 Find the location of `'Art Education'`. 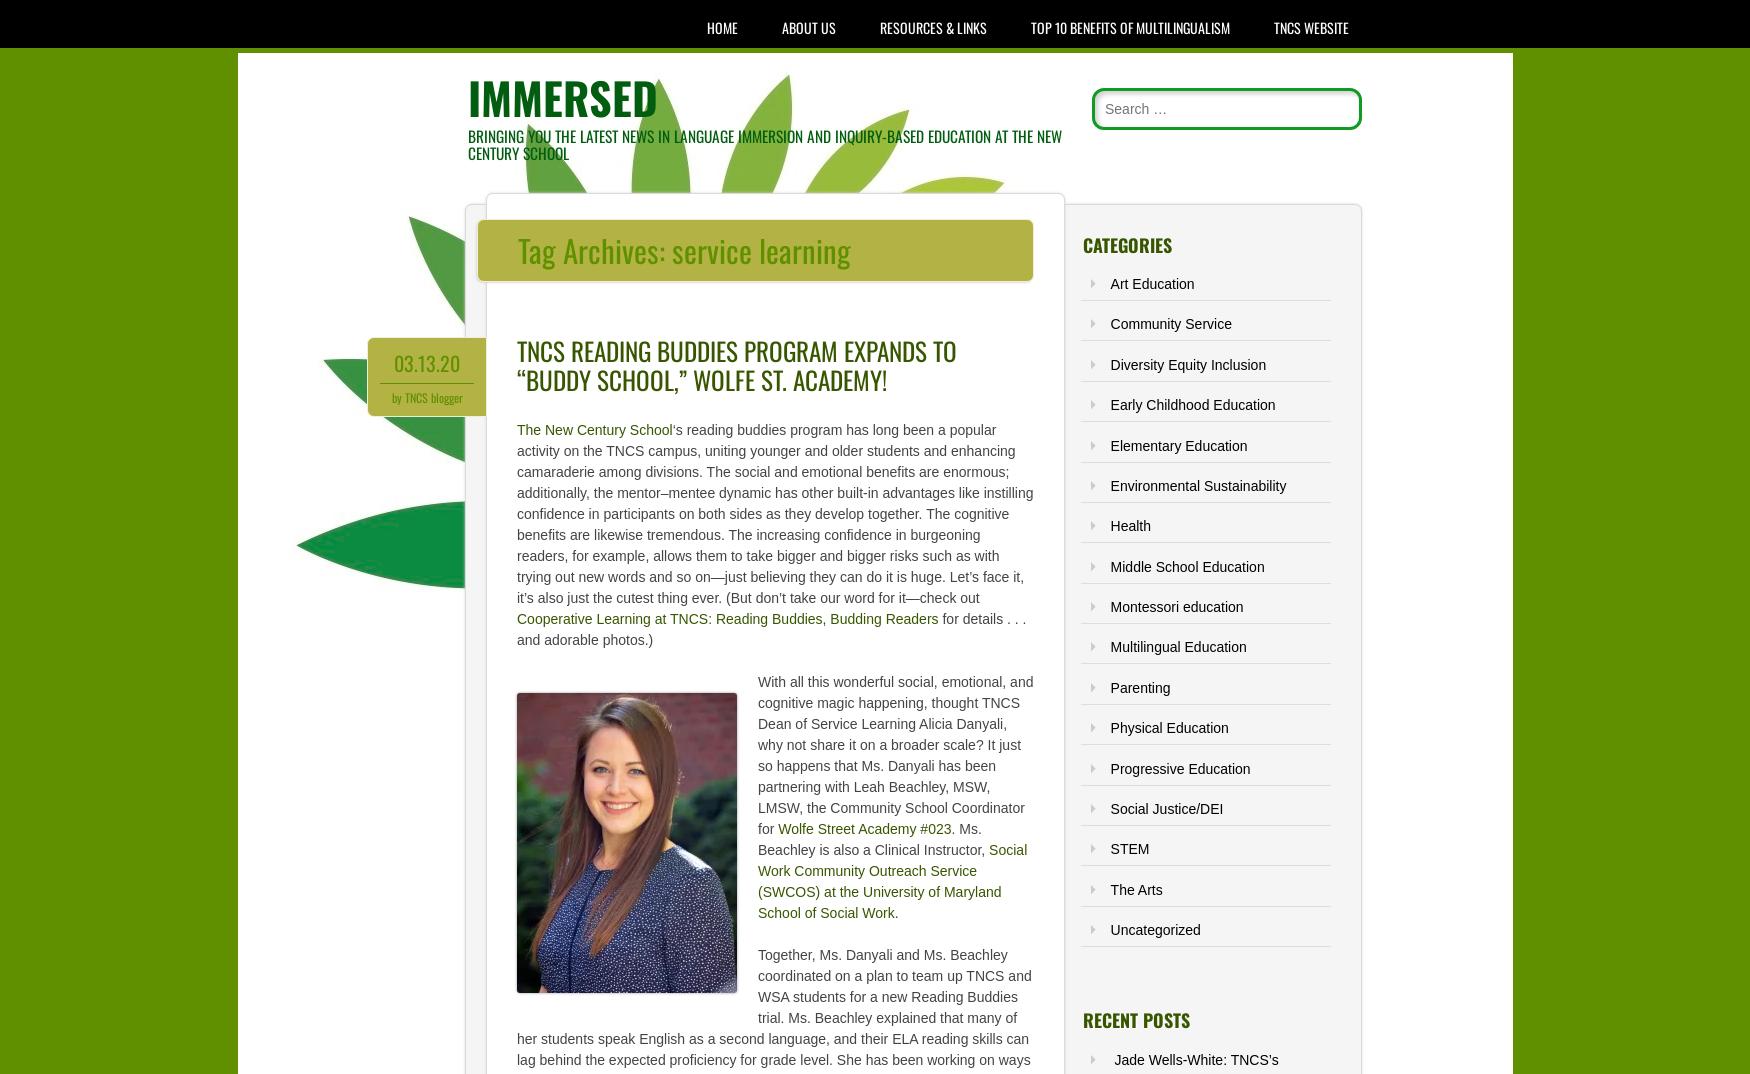

'Art Education' is located at coordinates (1110, 282).